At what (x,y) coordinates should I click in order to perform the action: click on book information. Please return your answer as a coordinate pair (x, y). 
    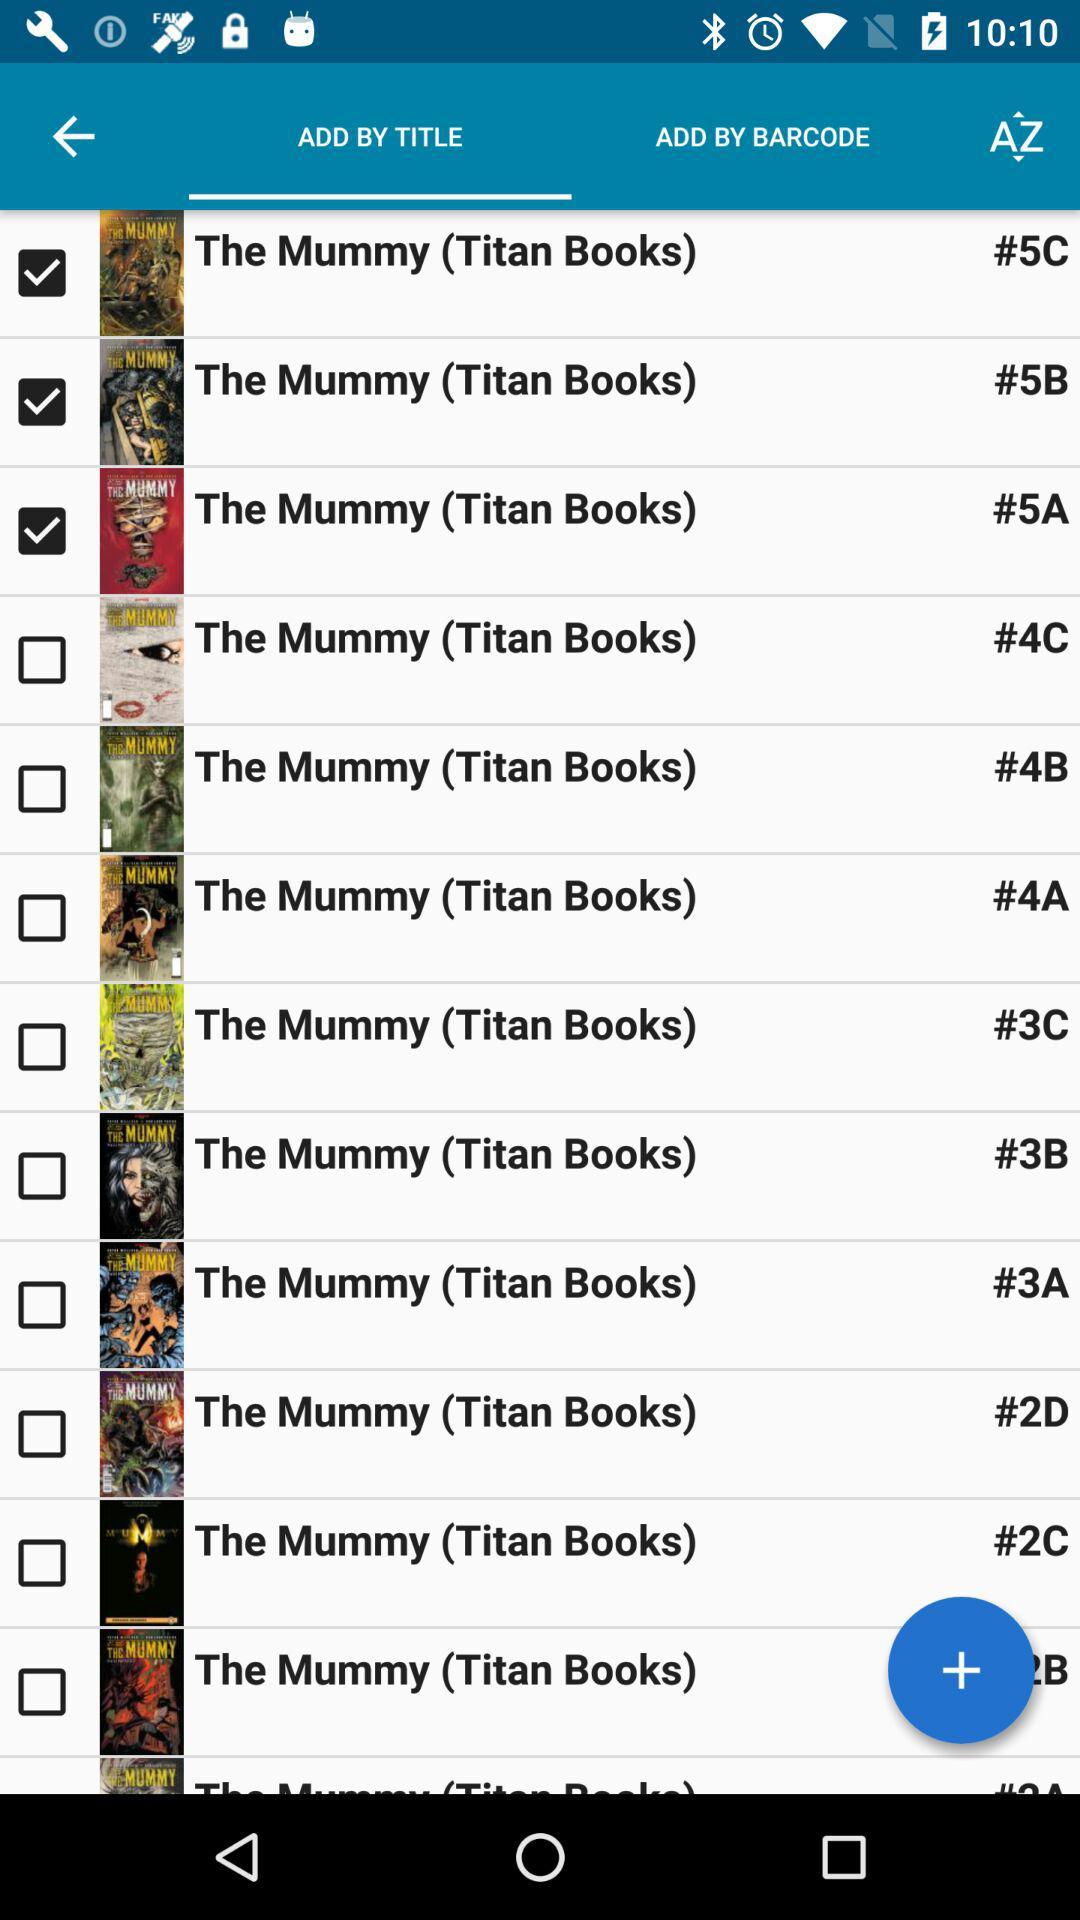
    Looking at the image, I should click on (140, 1176).